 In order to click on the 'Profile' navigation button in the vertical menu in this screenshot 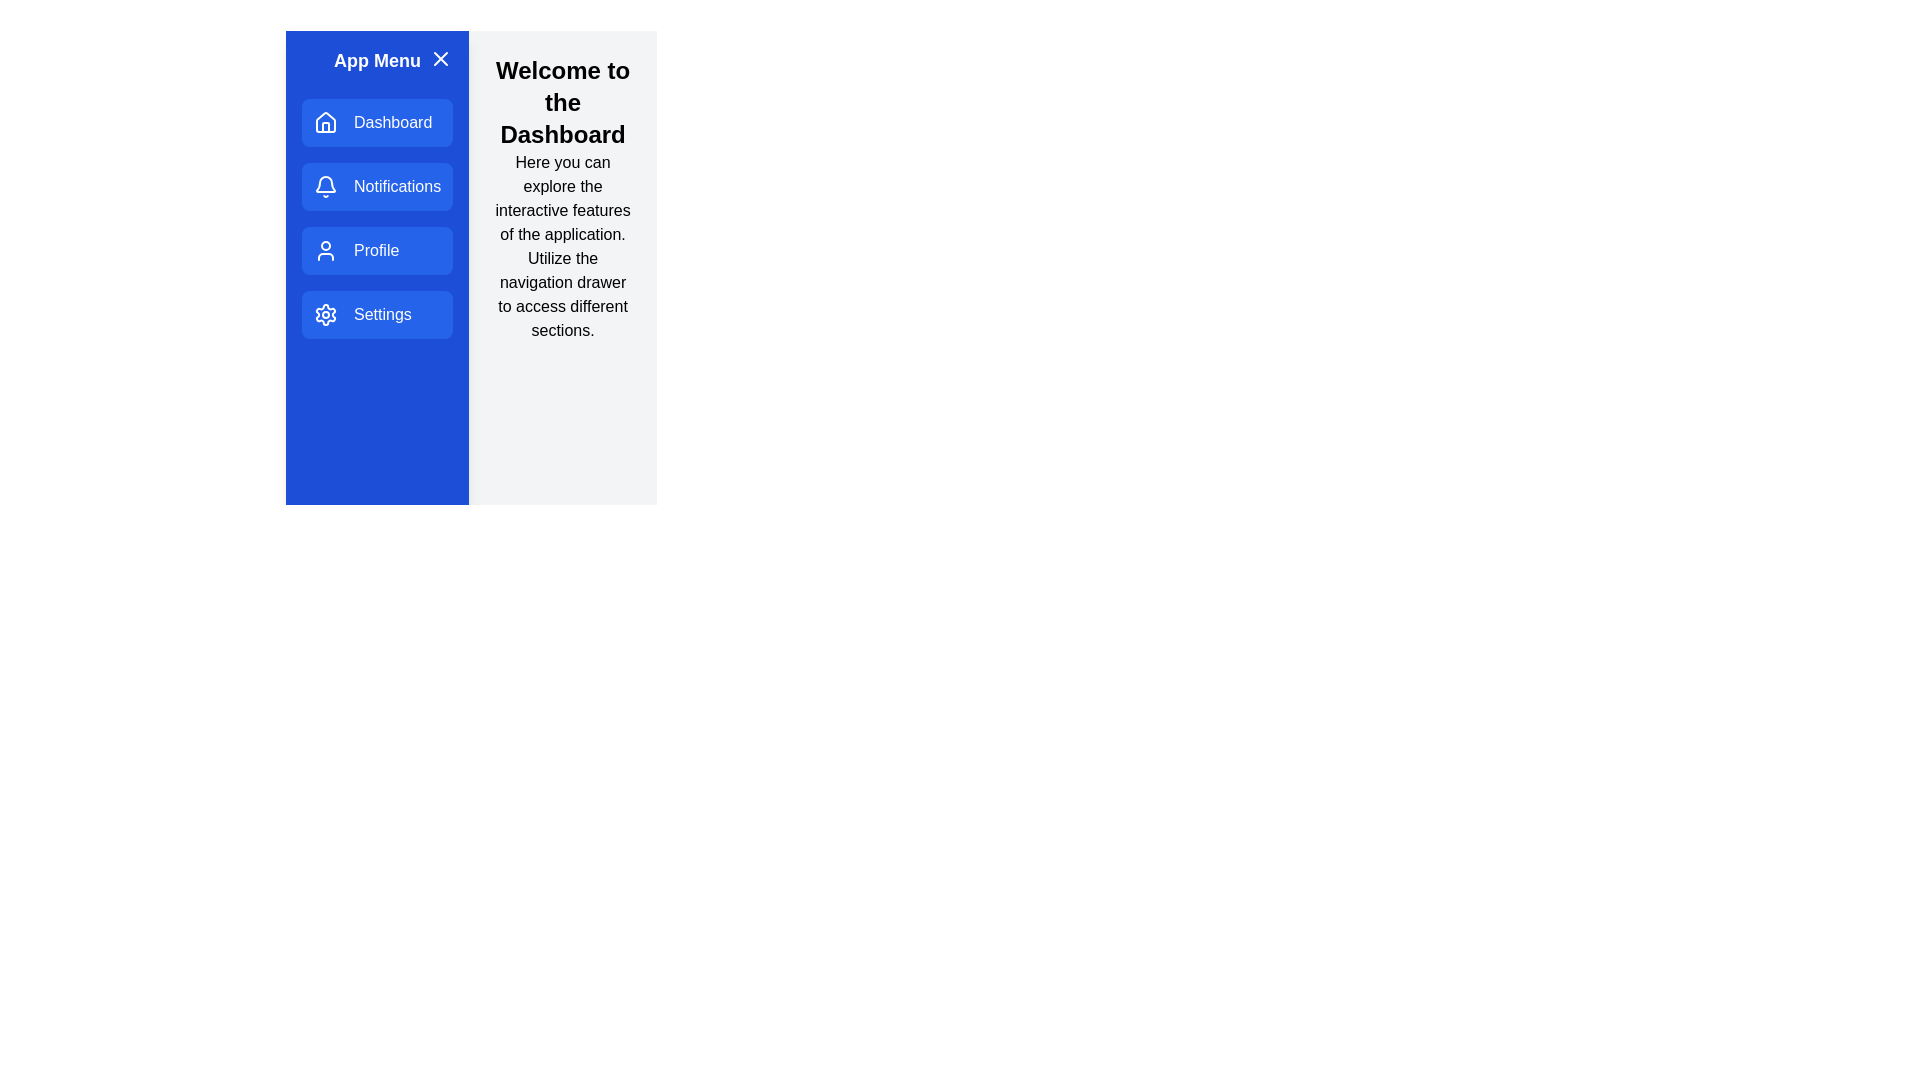, I will do `click(377, 249)`.